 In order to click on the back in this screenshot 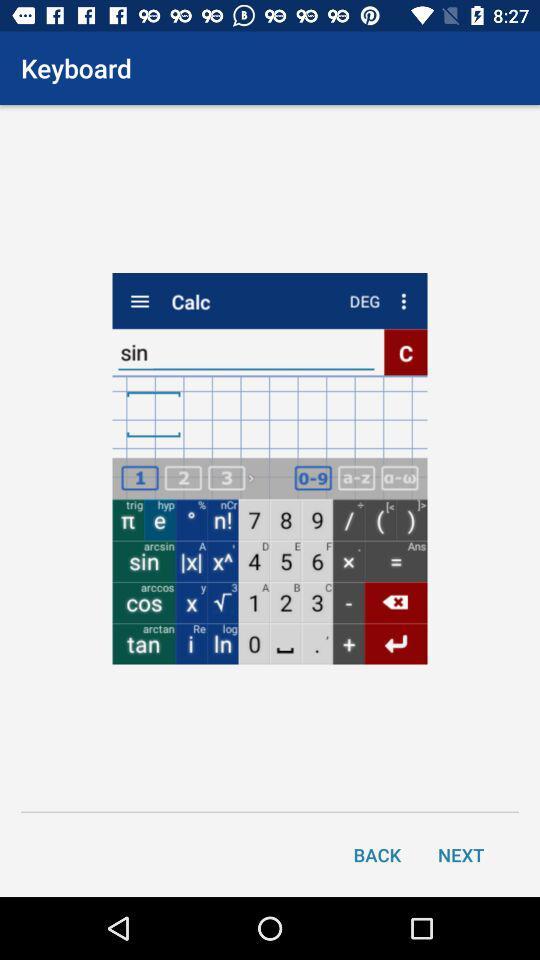, I will do `click(377, 853)`.